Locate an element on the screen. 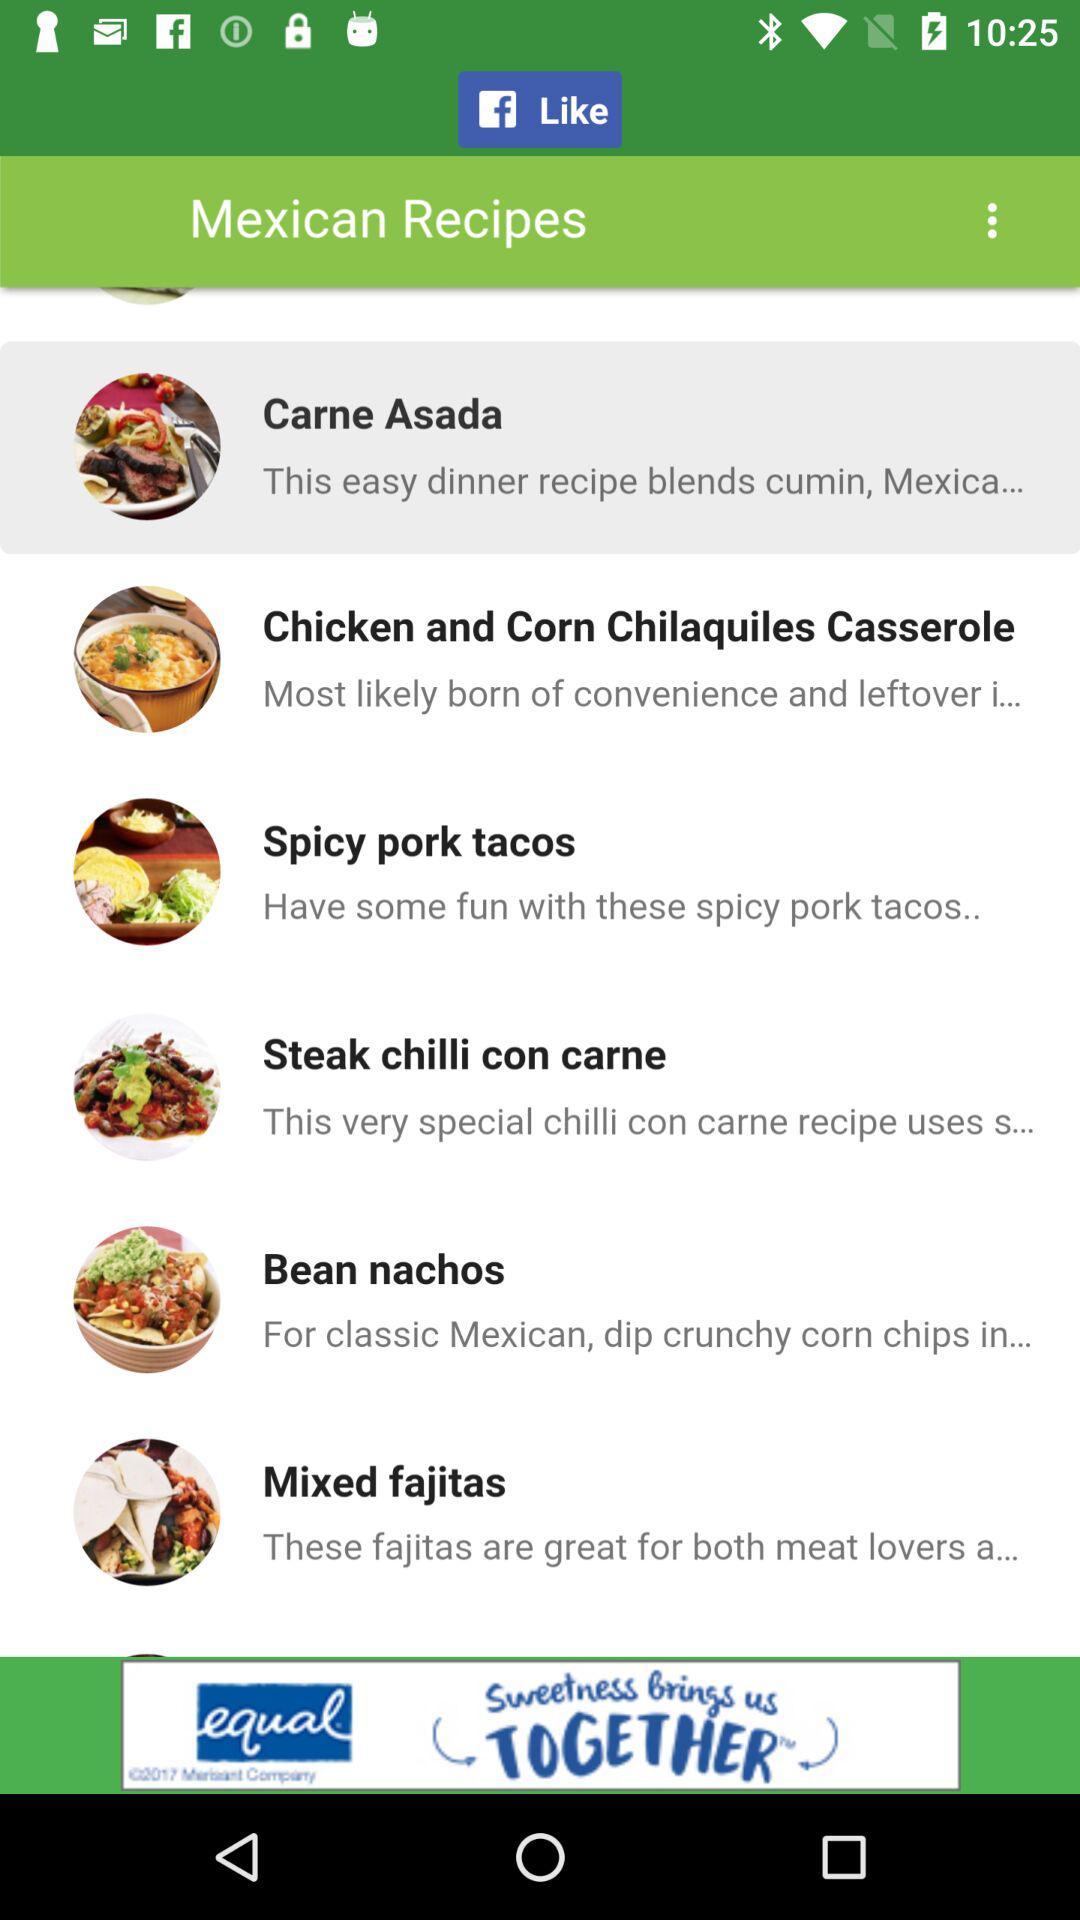 The height and width of the screenshot is (1920, 1080). click advertisement to go to advertisement page is located at coordinates (540, 1724).